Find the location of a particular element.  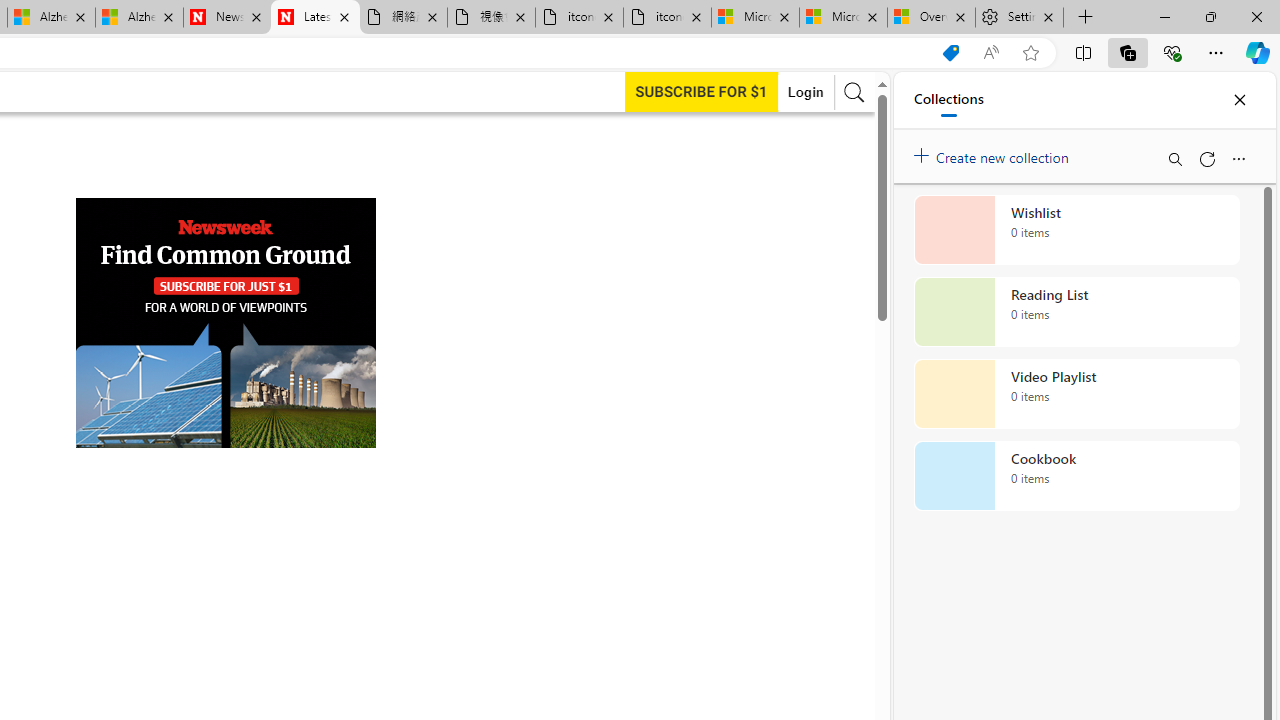

'Wishlist collection, 0 items' is located at coordinates (1076, 229).